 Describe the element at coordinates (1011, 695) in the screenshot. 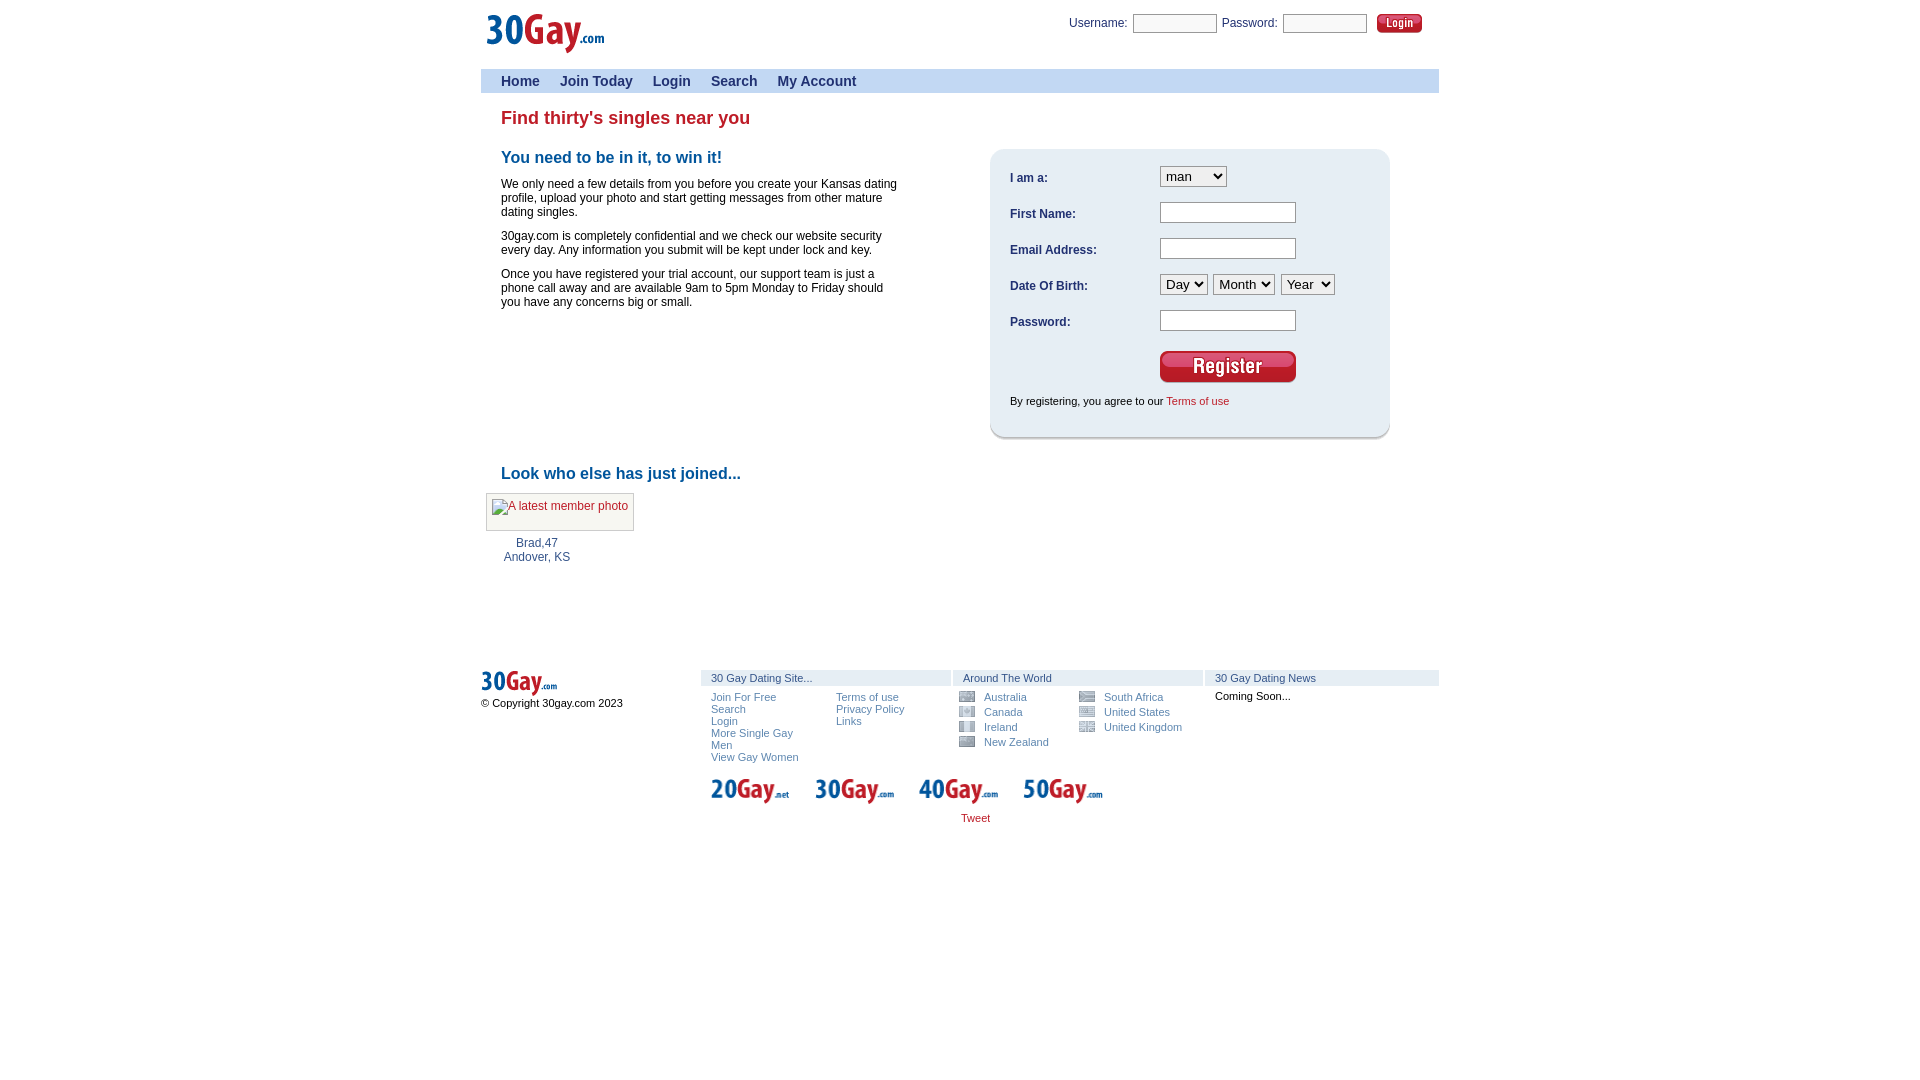

I see `'Australia'` at that location.